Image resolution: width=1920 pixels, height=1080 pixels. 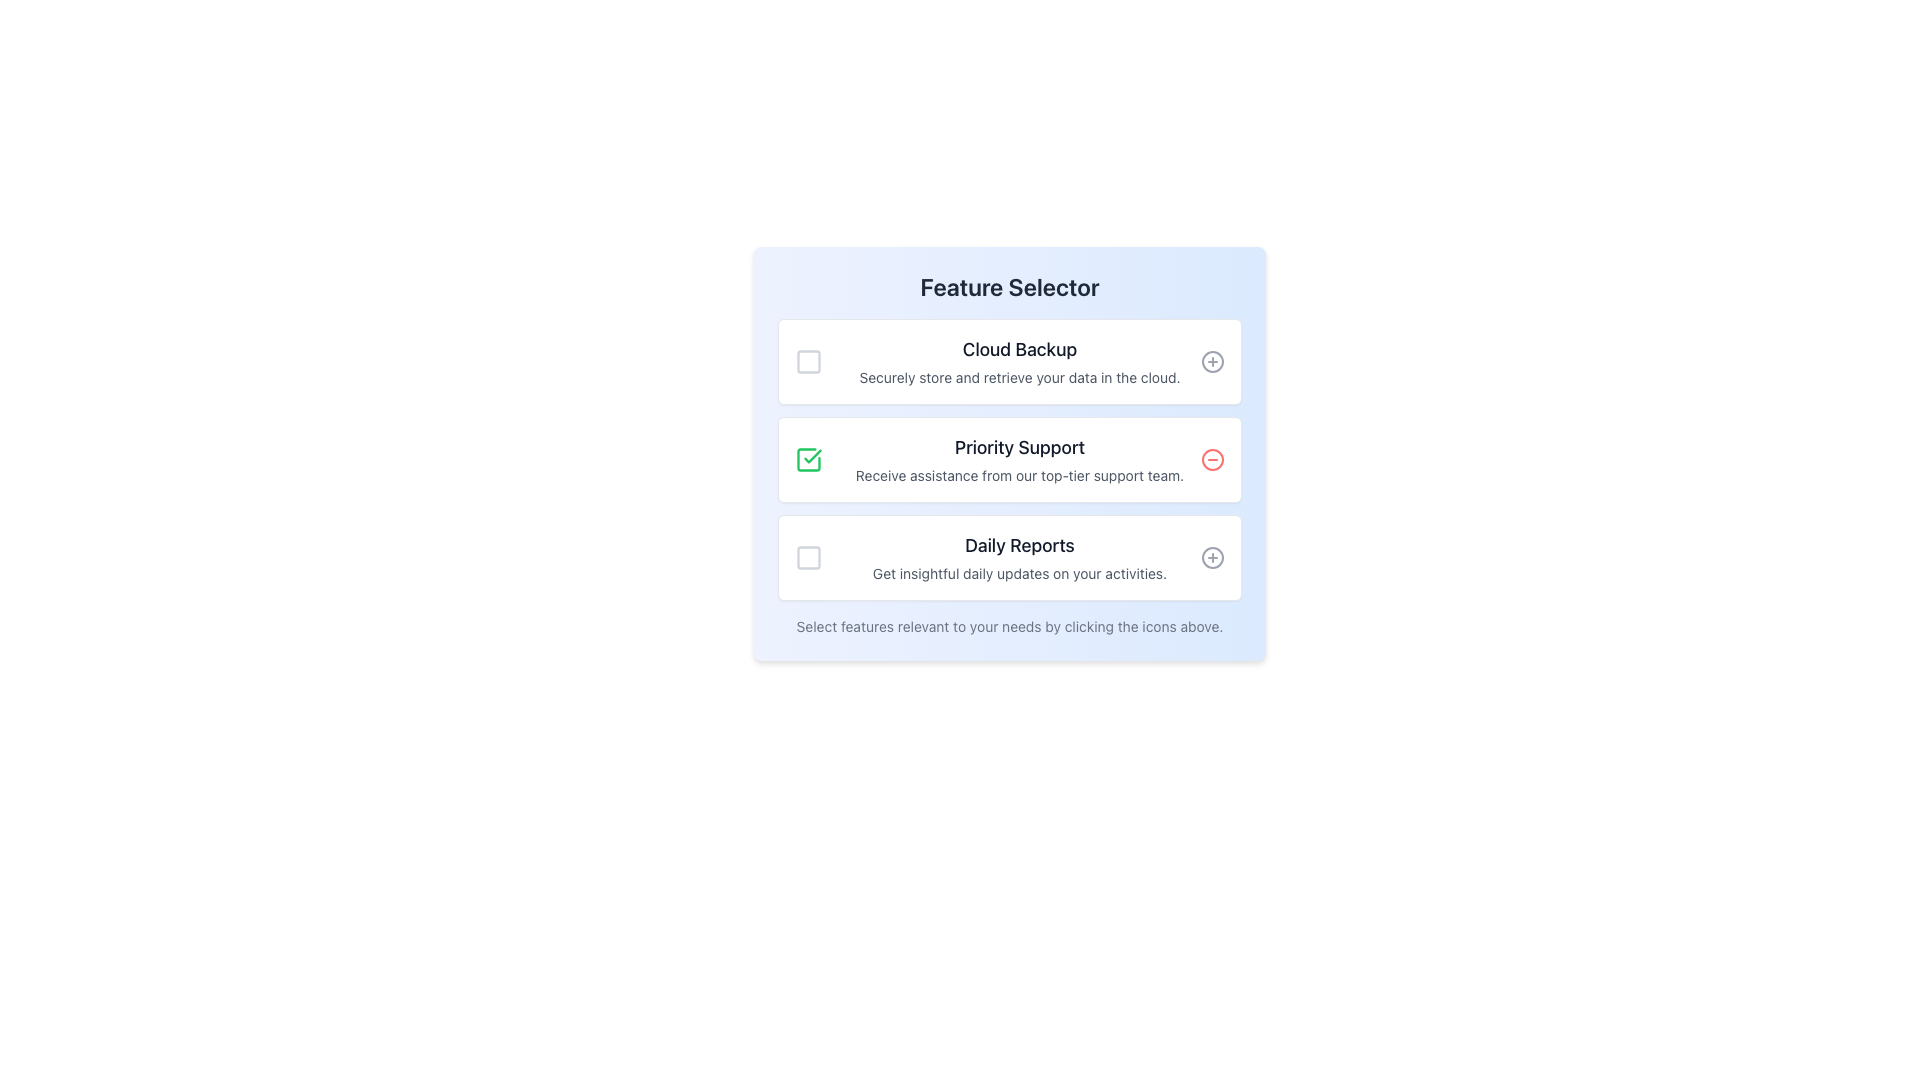 What do you see at coordinates (1019, 446) in the screenshot?
I see `the 'Priority Support' text label, which is a bolded, large font text colored dark gray and positioned in the middle section of the 'Feature Selector' dialog, above the explanatory text` at bounding box center [1019, 446].